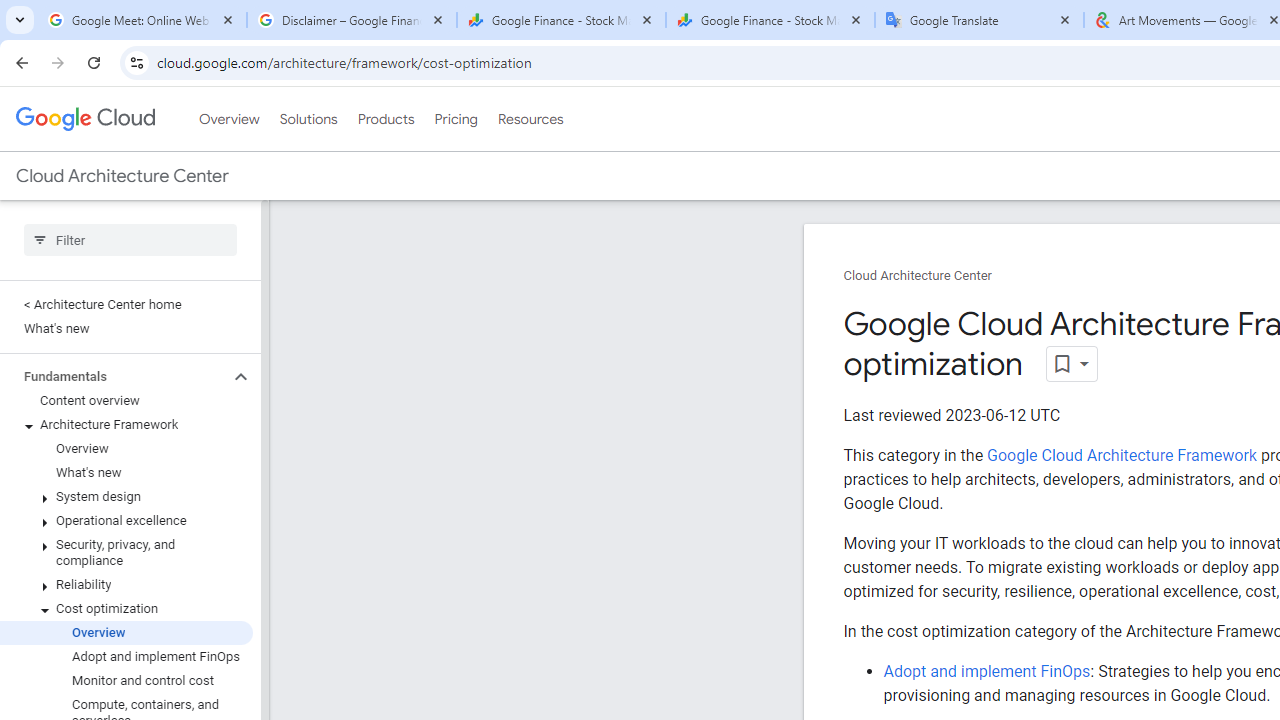 The height and width of the screenshot is (720, 1280). Describe the element at coordinates (1121, 455) in the screenshot. I see `'Google Cloud Architecture Framework'` at that location.